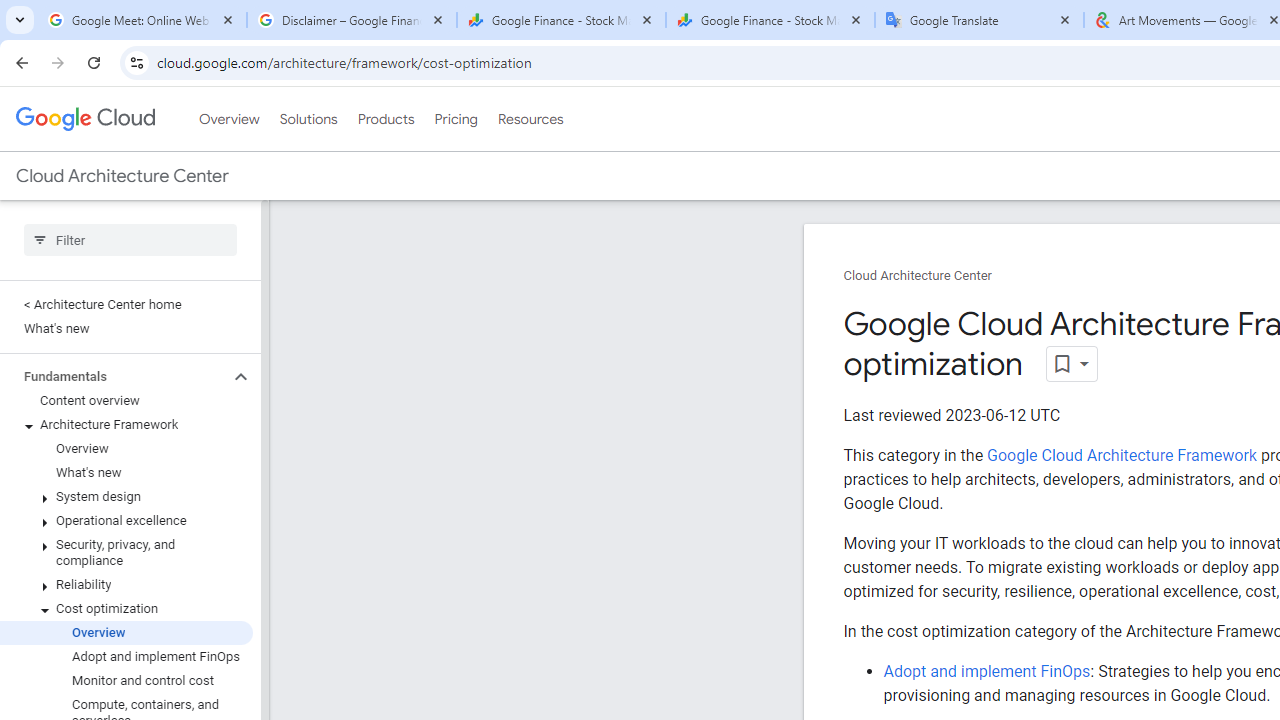 The height and width of the screenshot is (720, 1280). Describe the element at coordinates (1121, 455) in the screenshot. I see `'Google Cloud Architecture Framework'` at that location.